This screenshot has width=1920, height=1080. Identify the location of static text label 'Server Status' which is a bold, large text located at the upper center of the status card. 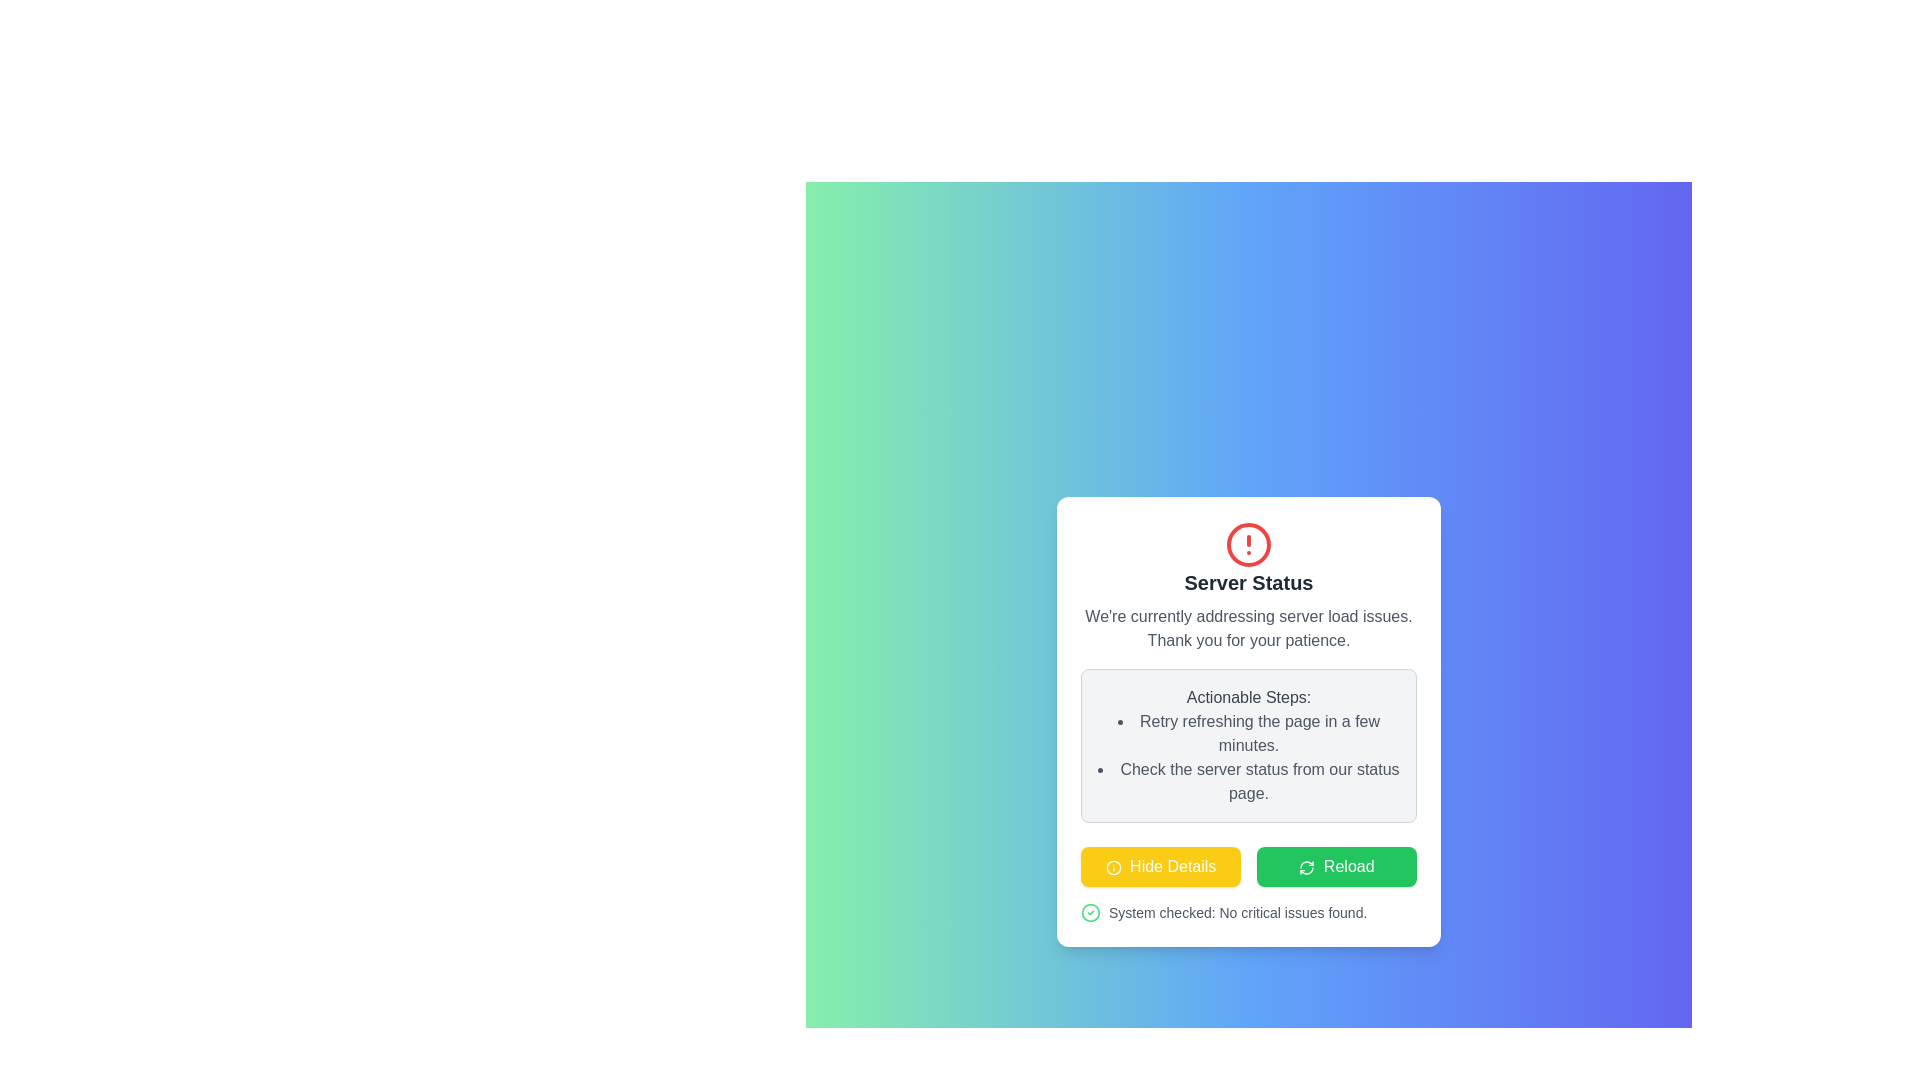
(1247, 582).